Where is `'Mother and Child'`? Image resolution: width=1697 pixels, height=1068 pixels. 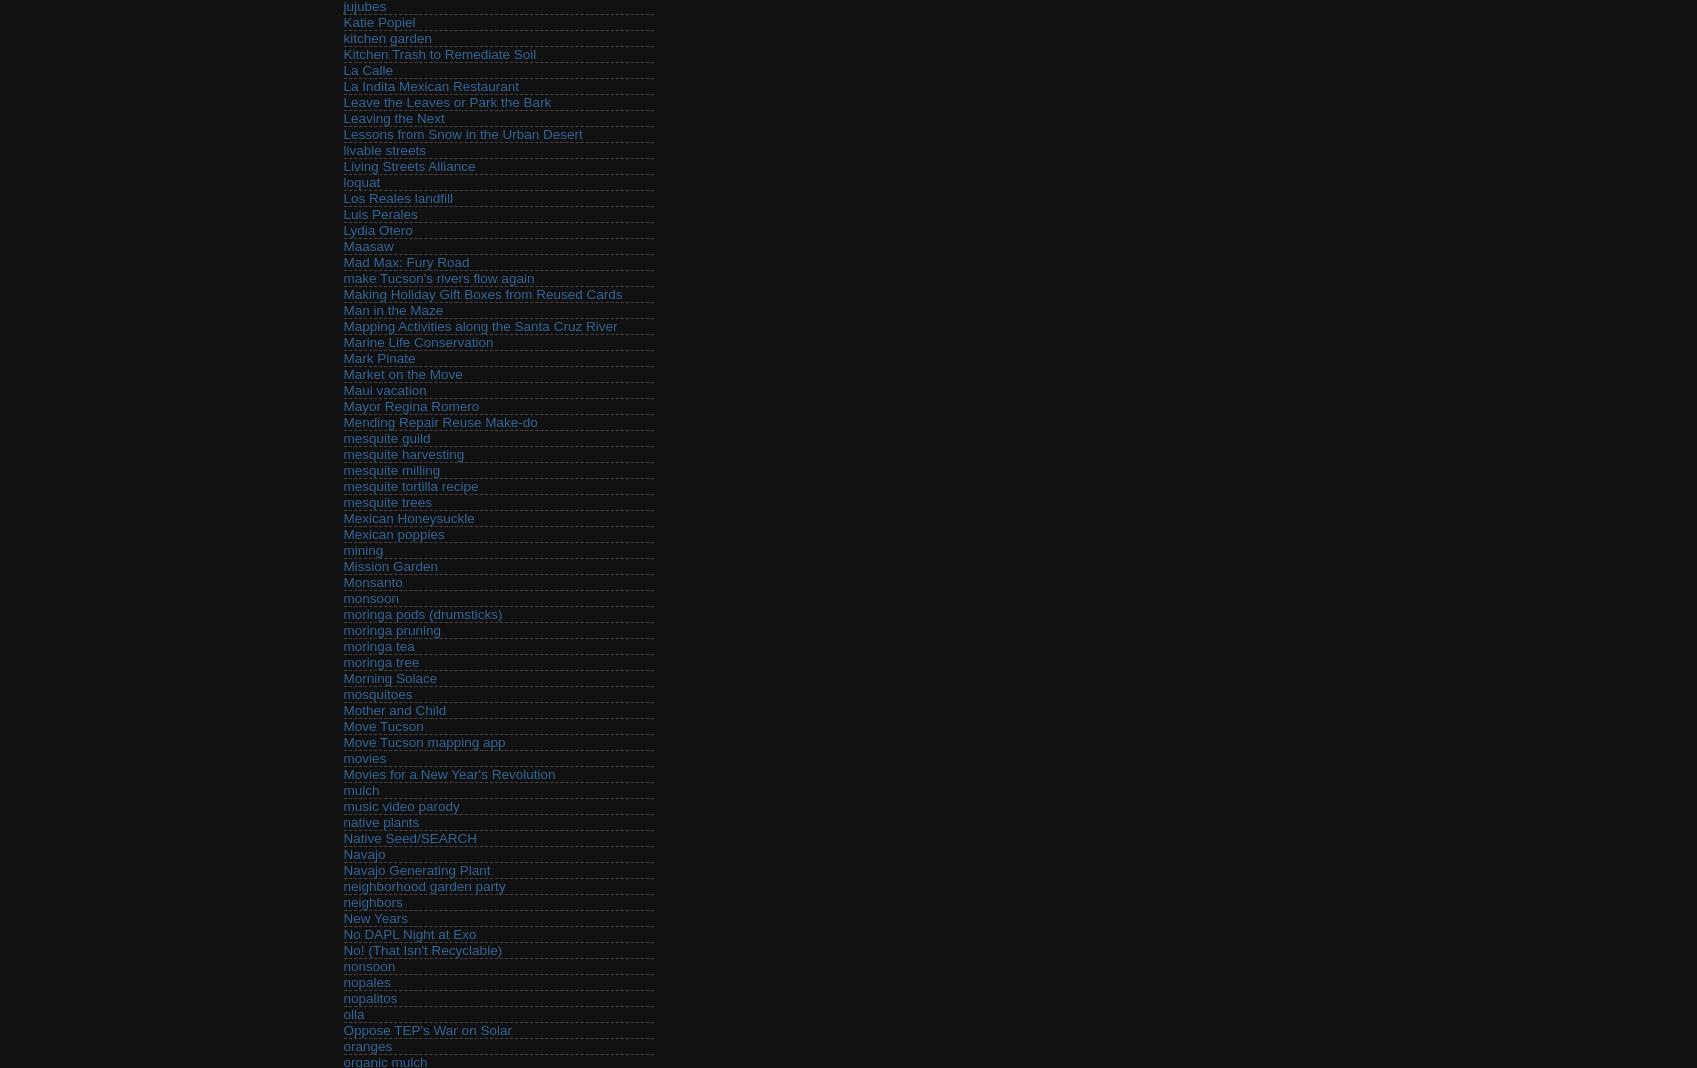 'Mother and Child' is located at coordinates (393, 710).